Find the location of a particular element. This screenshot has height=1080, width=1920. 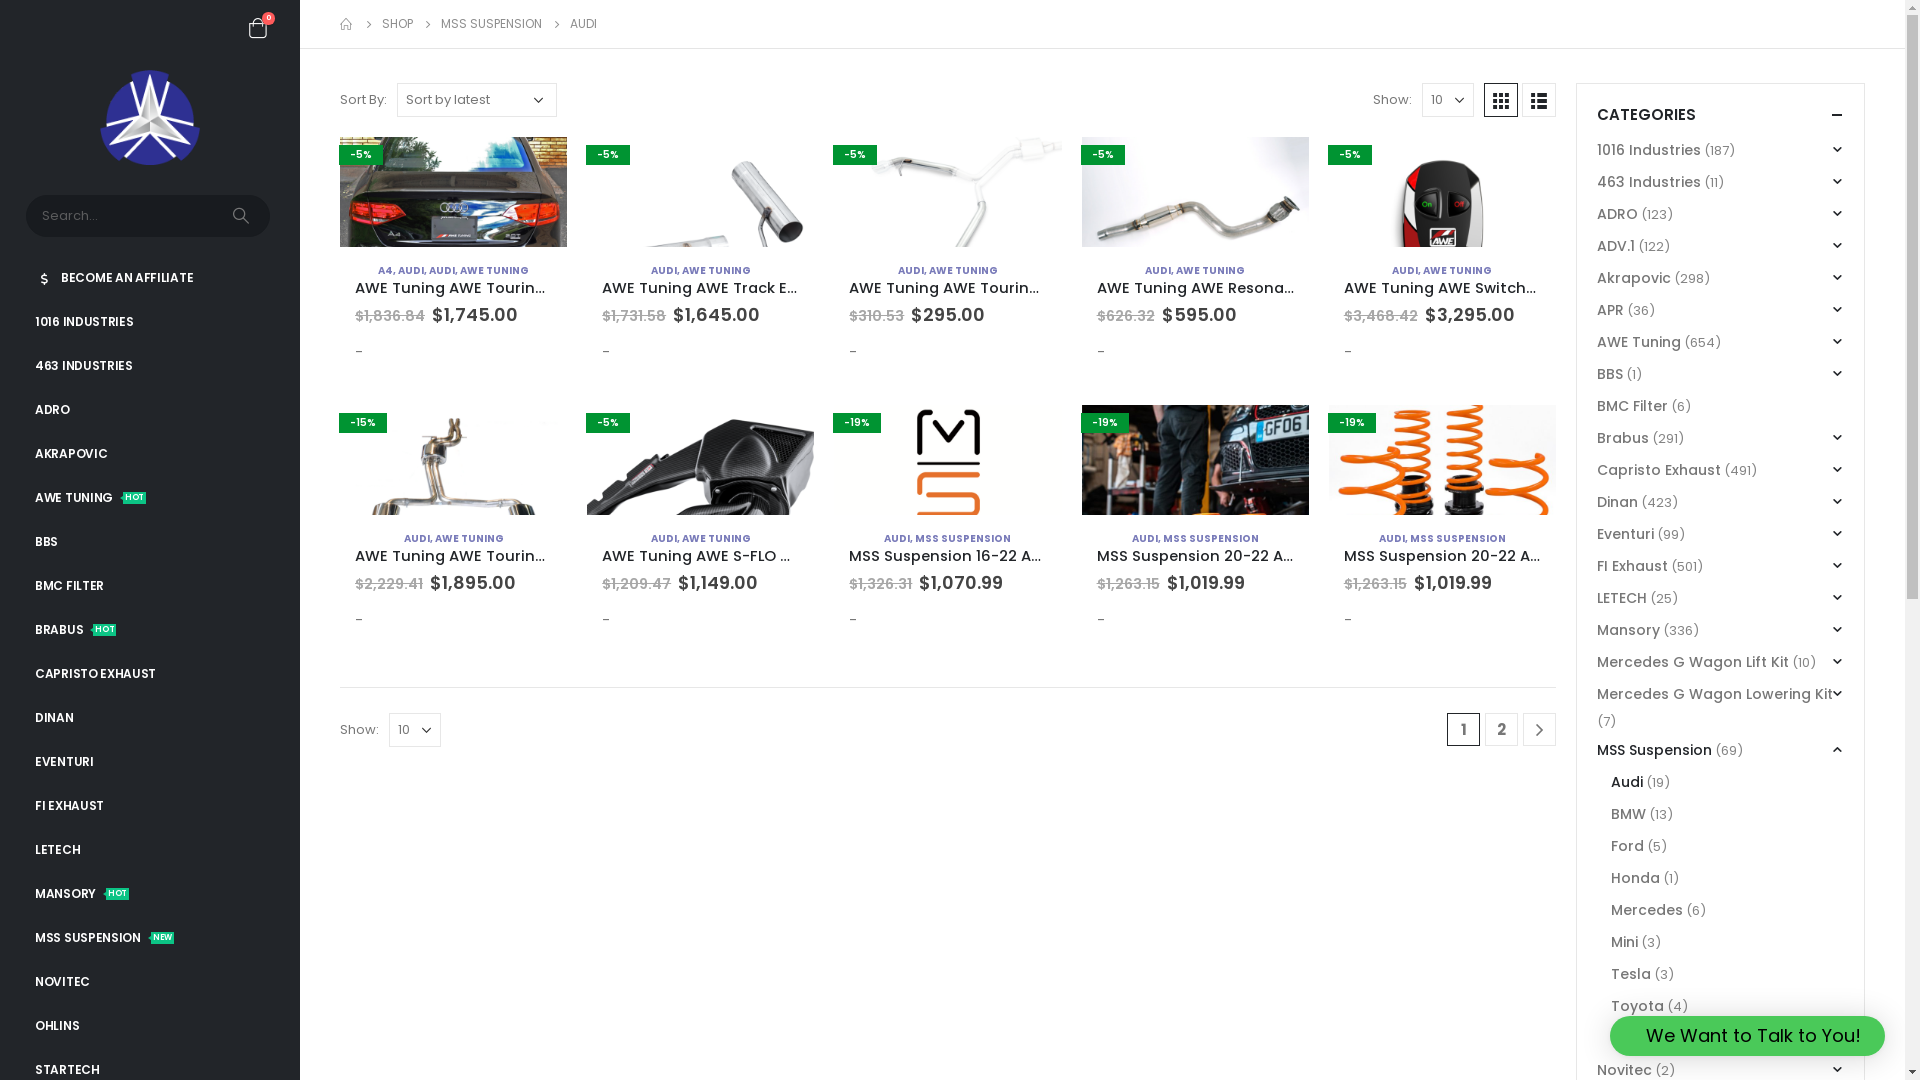

'2' is located at coordinates (1484, 729).